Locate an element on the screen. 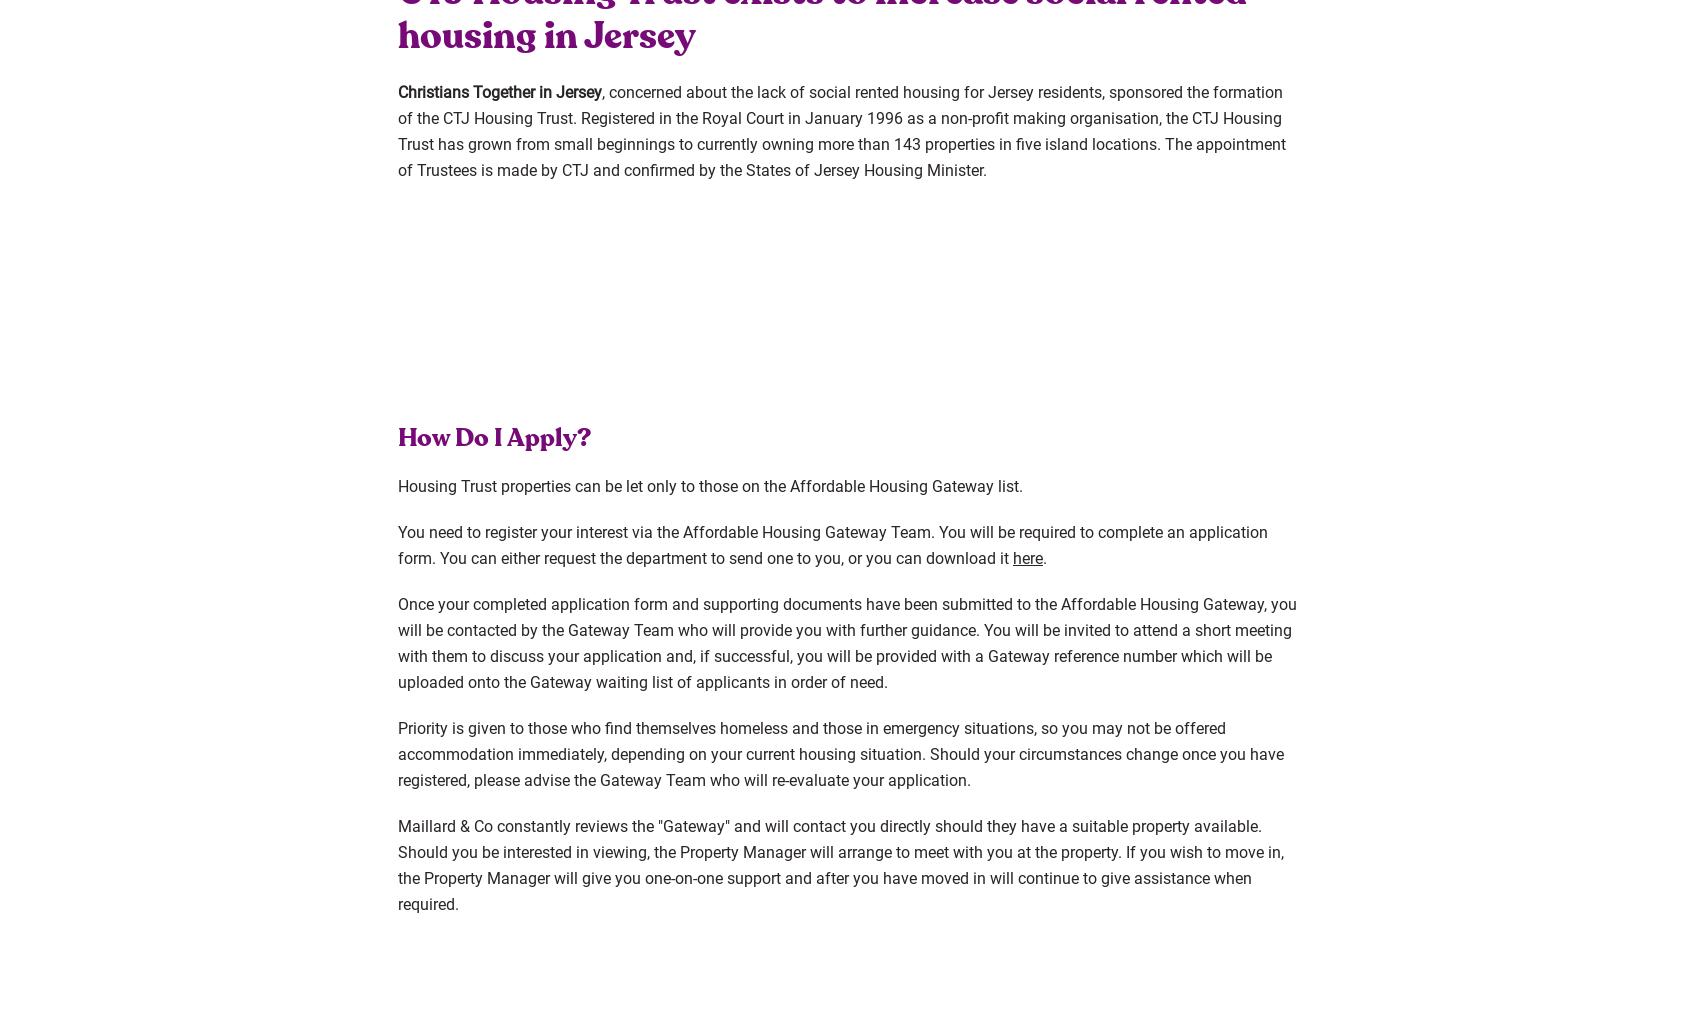  'Once your completed application form and supporting documents have been submitted to the Affordable Housing Gateway, you will be contacted by the Gateway Team who will provide you with further guidance. You will be invited to attend a short meeting with them to discuss your application and, if successful, you will be provided with a Gateway reference number which will be uploaded onto the Gateway waiting list of applicants in order of need.' is located at coordinates (846, 641).